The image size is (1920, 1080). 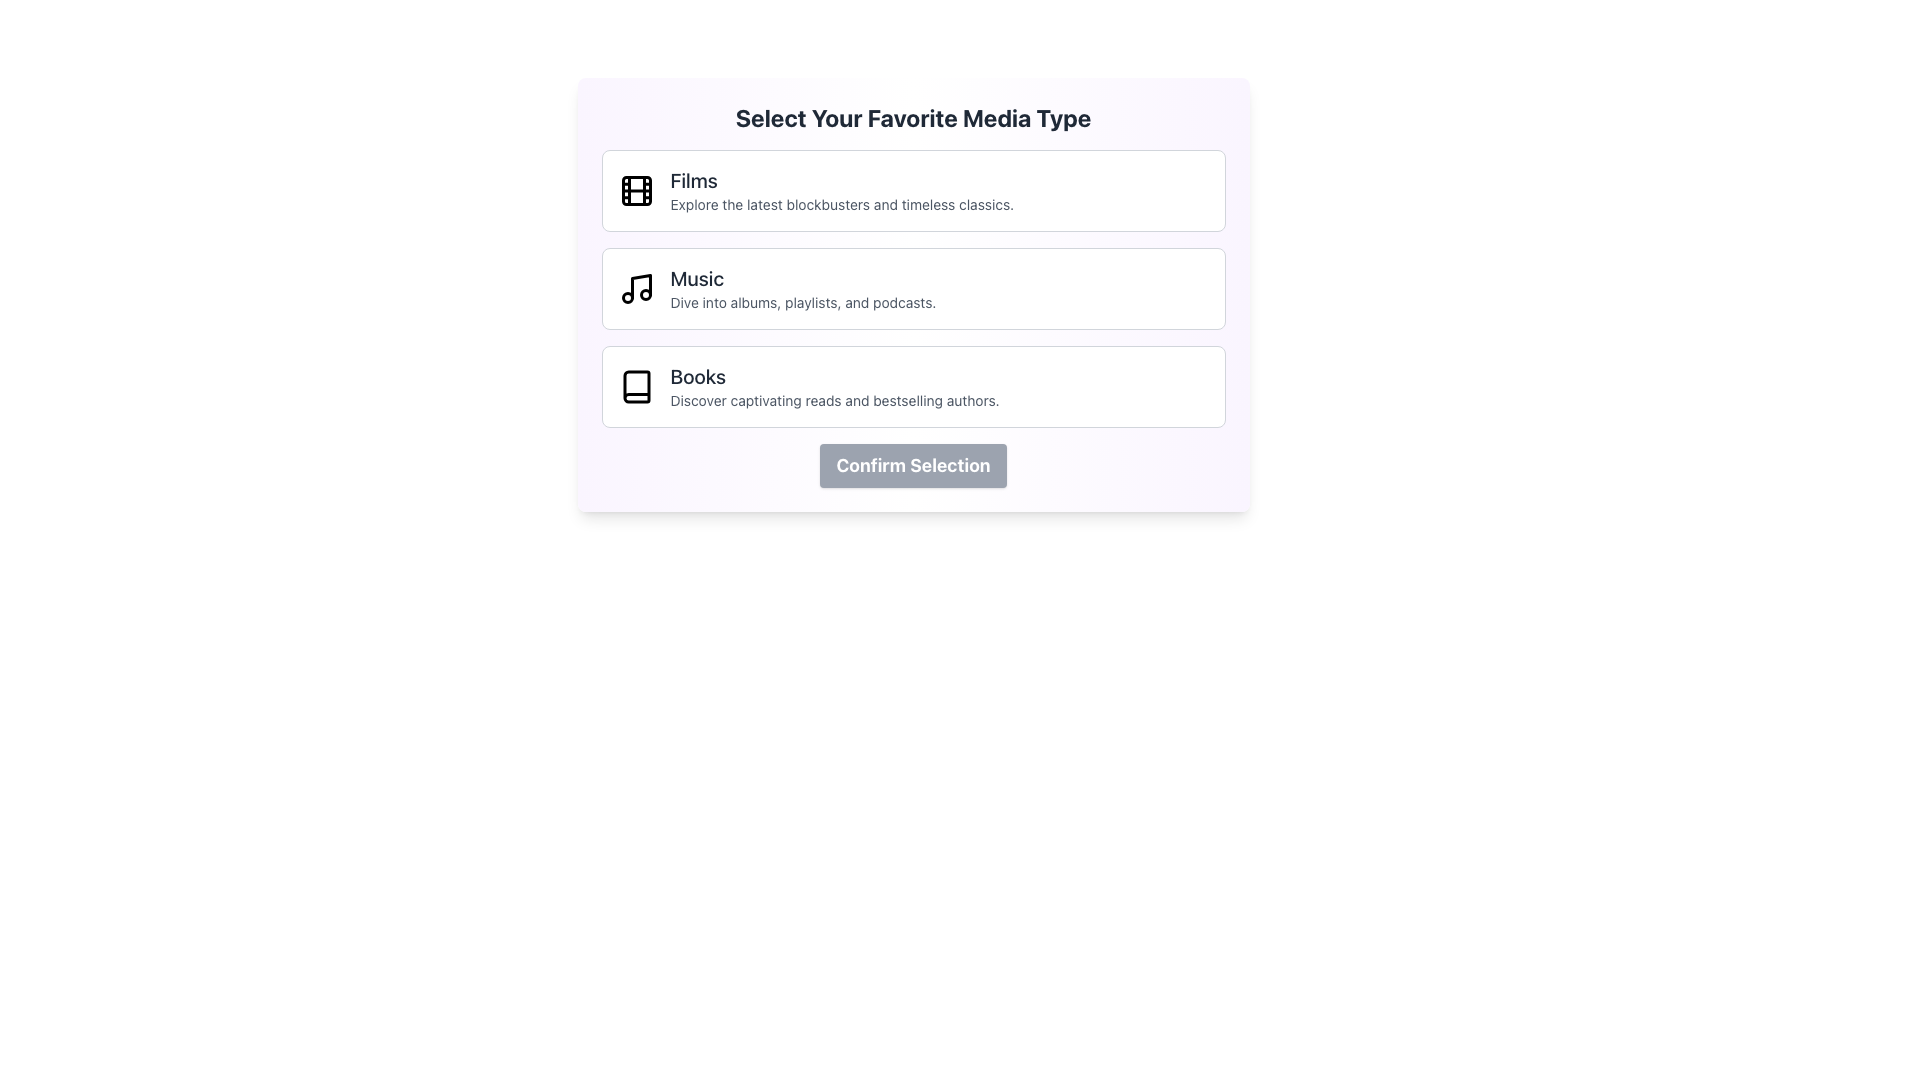 I want to click on the Text Label providing context for the 'Films' media type, located below the 'Films' title and above 'Music' and 'Books', so click(x=842, y=204).